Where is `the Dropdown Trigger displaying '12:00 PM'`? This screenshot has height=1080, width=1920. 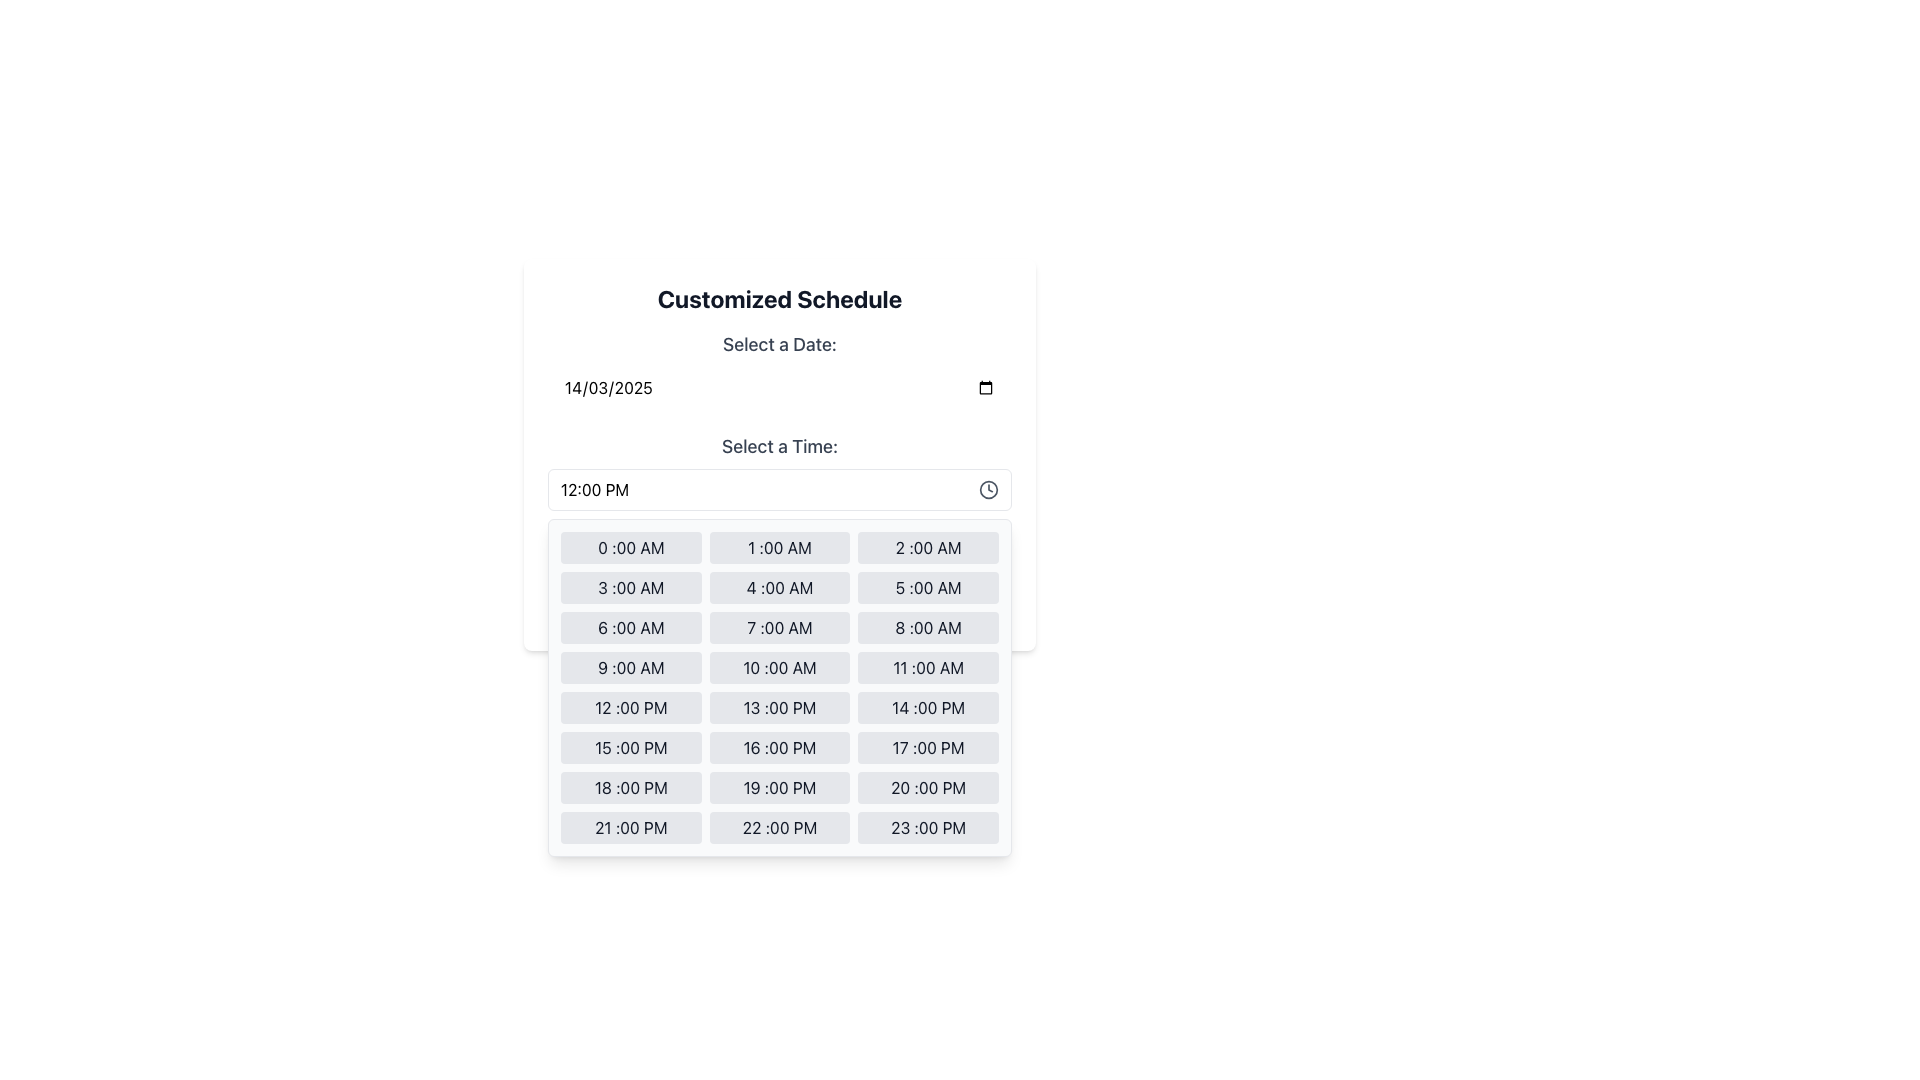
the Dropdown Trigger displaying '12:00 PM' is located at coordinates (778, 489).